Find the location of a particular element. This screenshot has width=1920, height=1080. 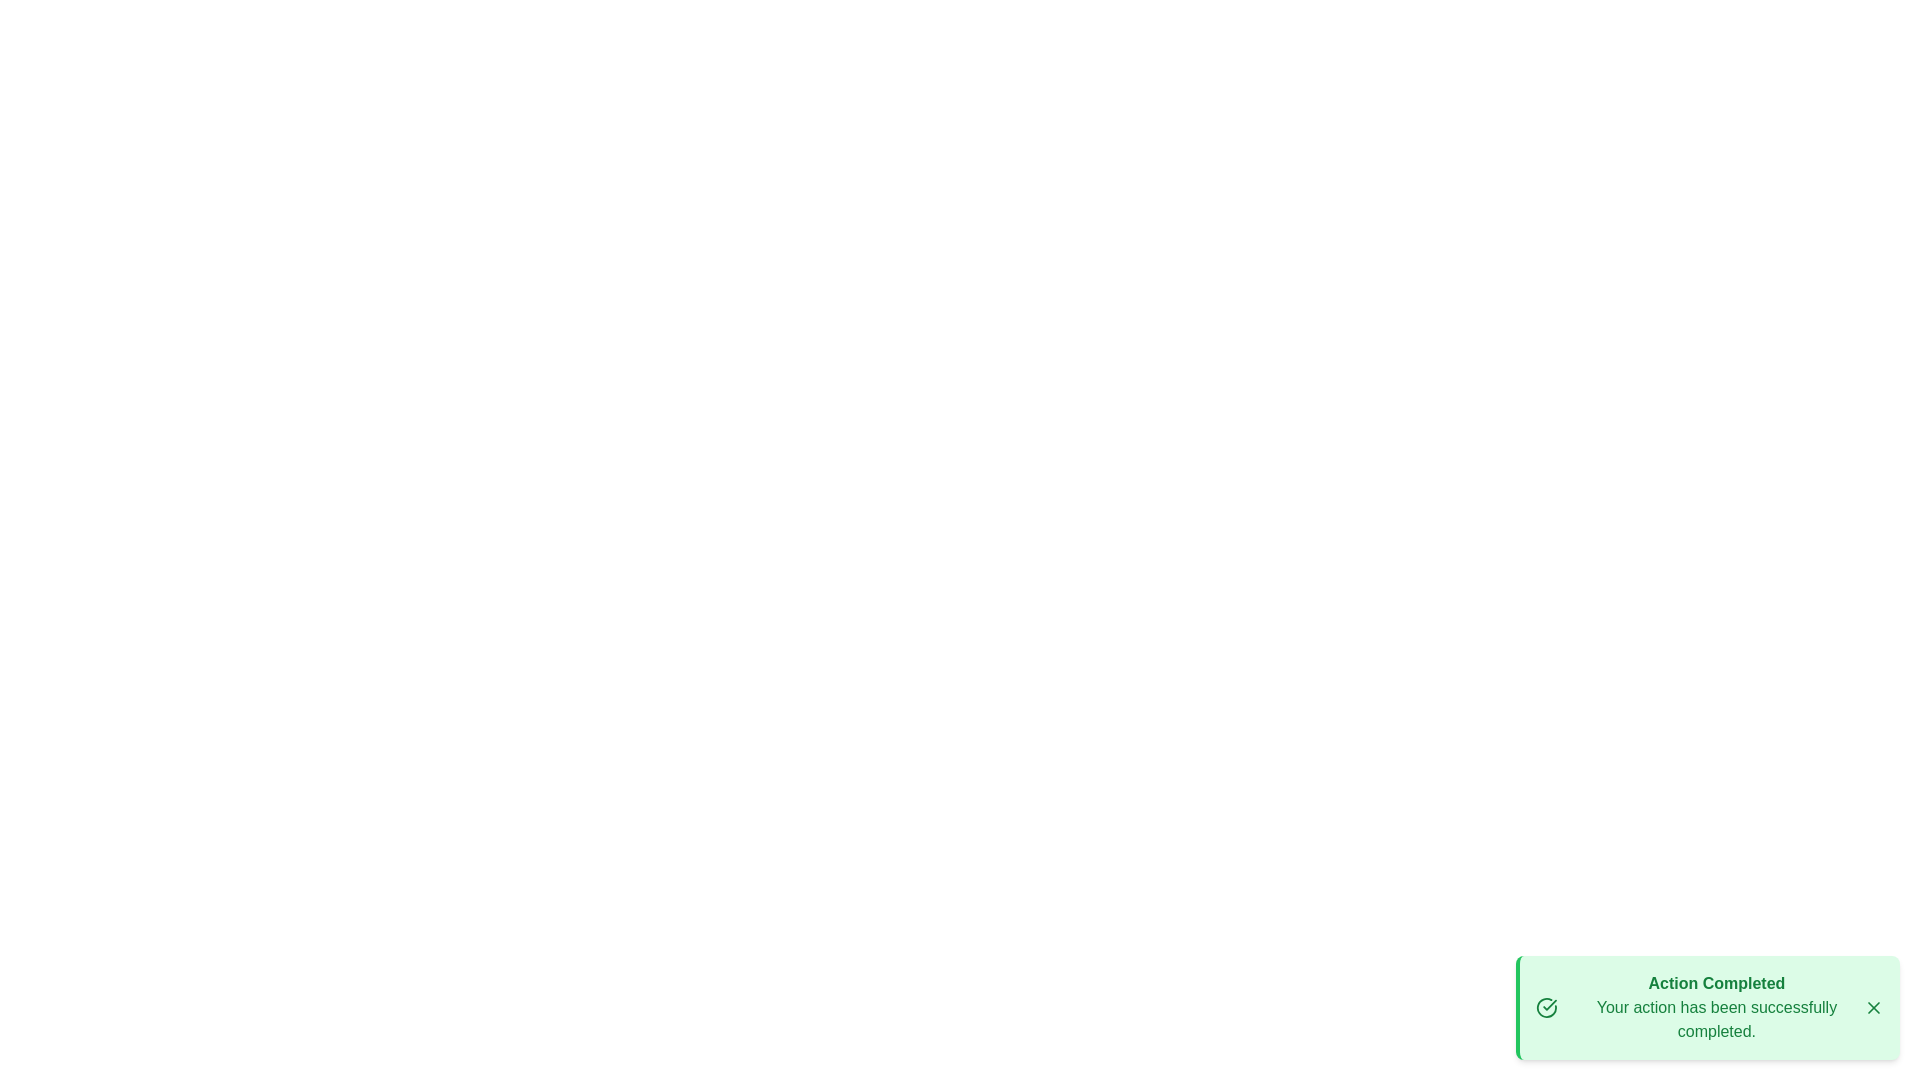

the close button to observe its hover effect is located at coordinates (1872, 1007).